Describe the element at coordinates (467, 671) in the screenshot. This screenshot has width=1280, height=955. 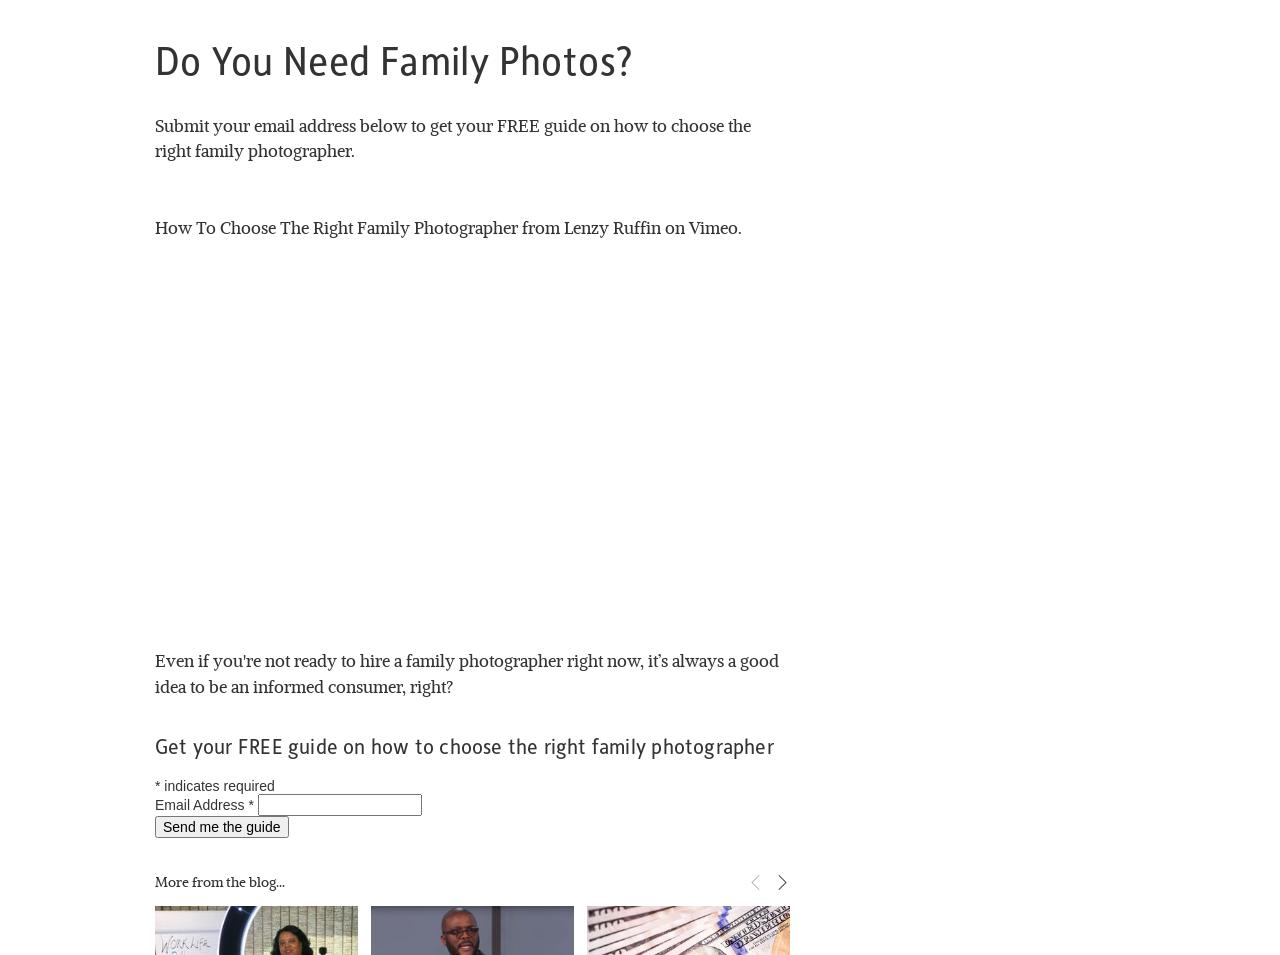
I see `'Even if you're not ready to hire a family photographer right now, it’s always a good idea to be an informed consumer, right?'` at that location.